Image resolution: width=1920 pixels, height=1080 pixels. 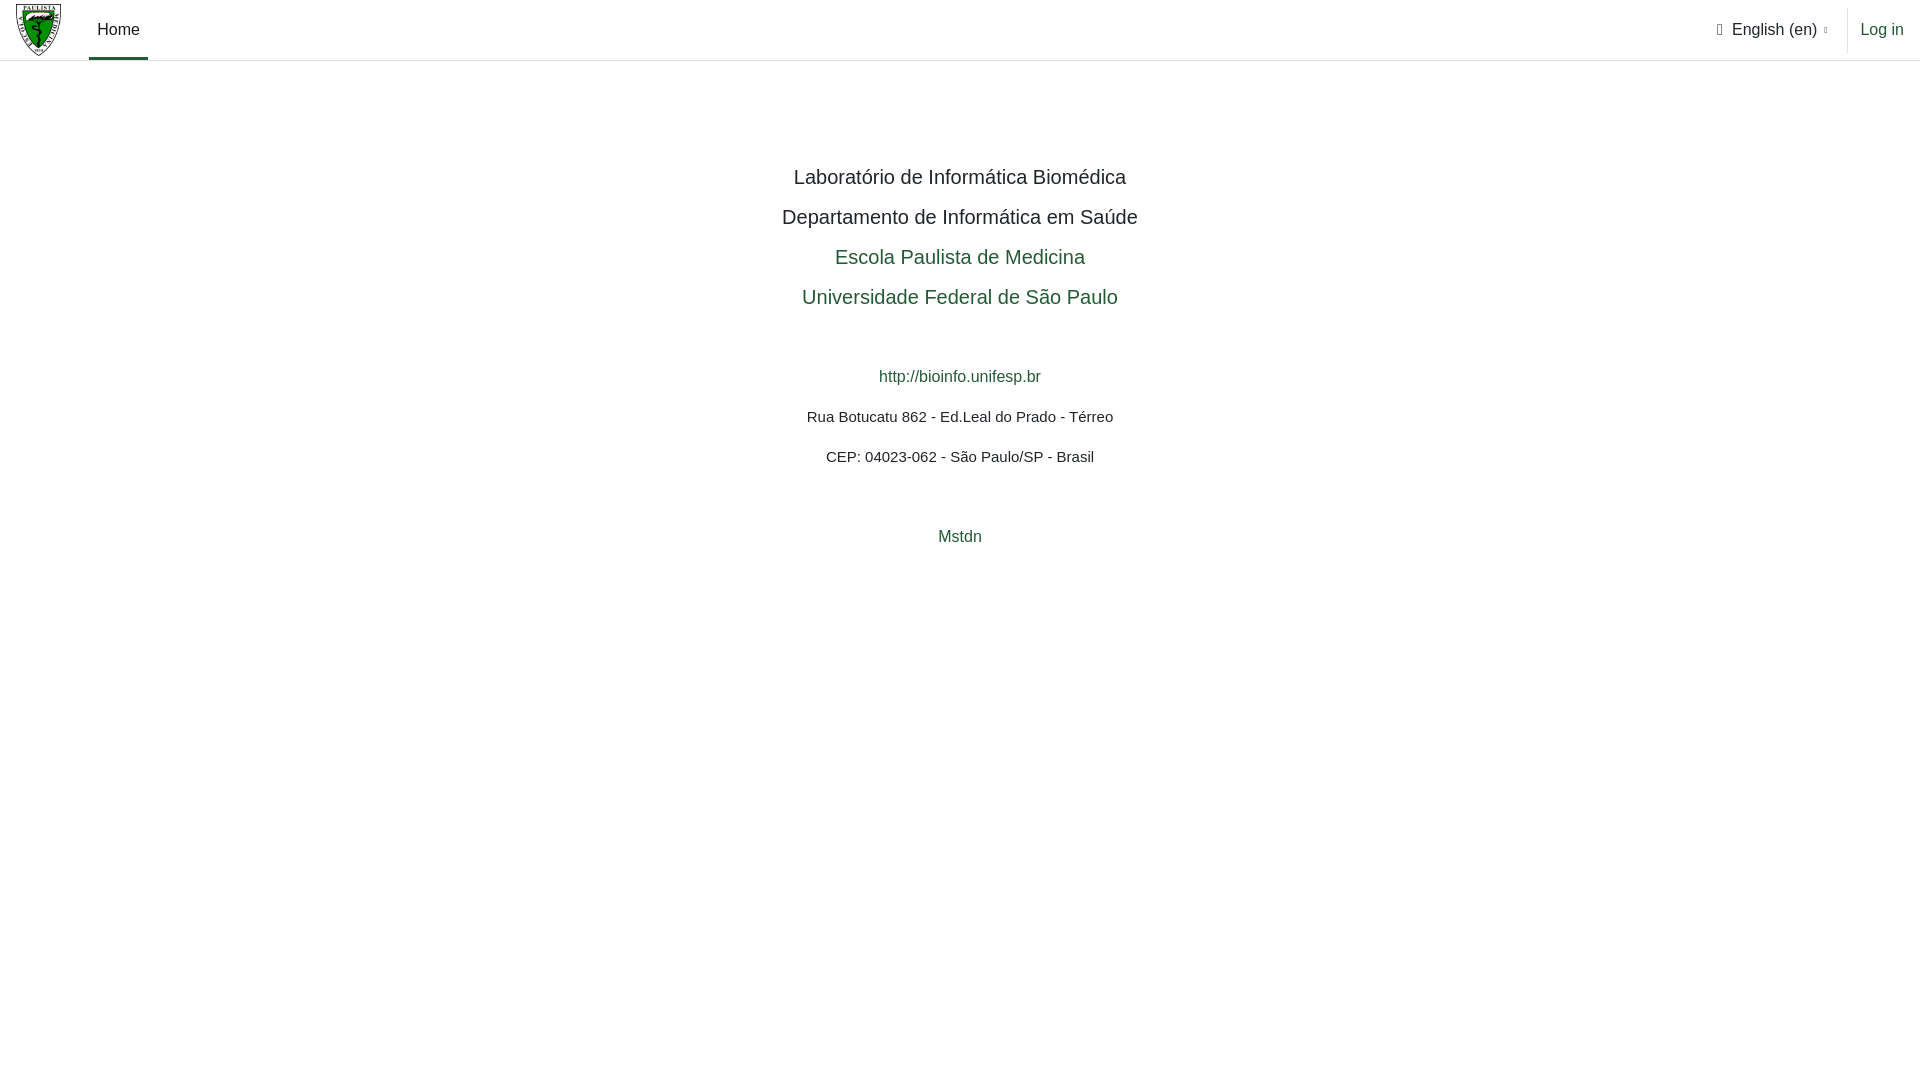 I want to click on 'Mstdn', so click(x=960, y=535).